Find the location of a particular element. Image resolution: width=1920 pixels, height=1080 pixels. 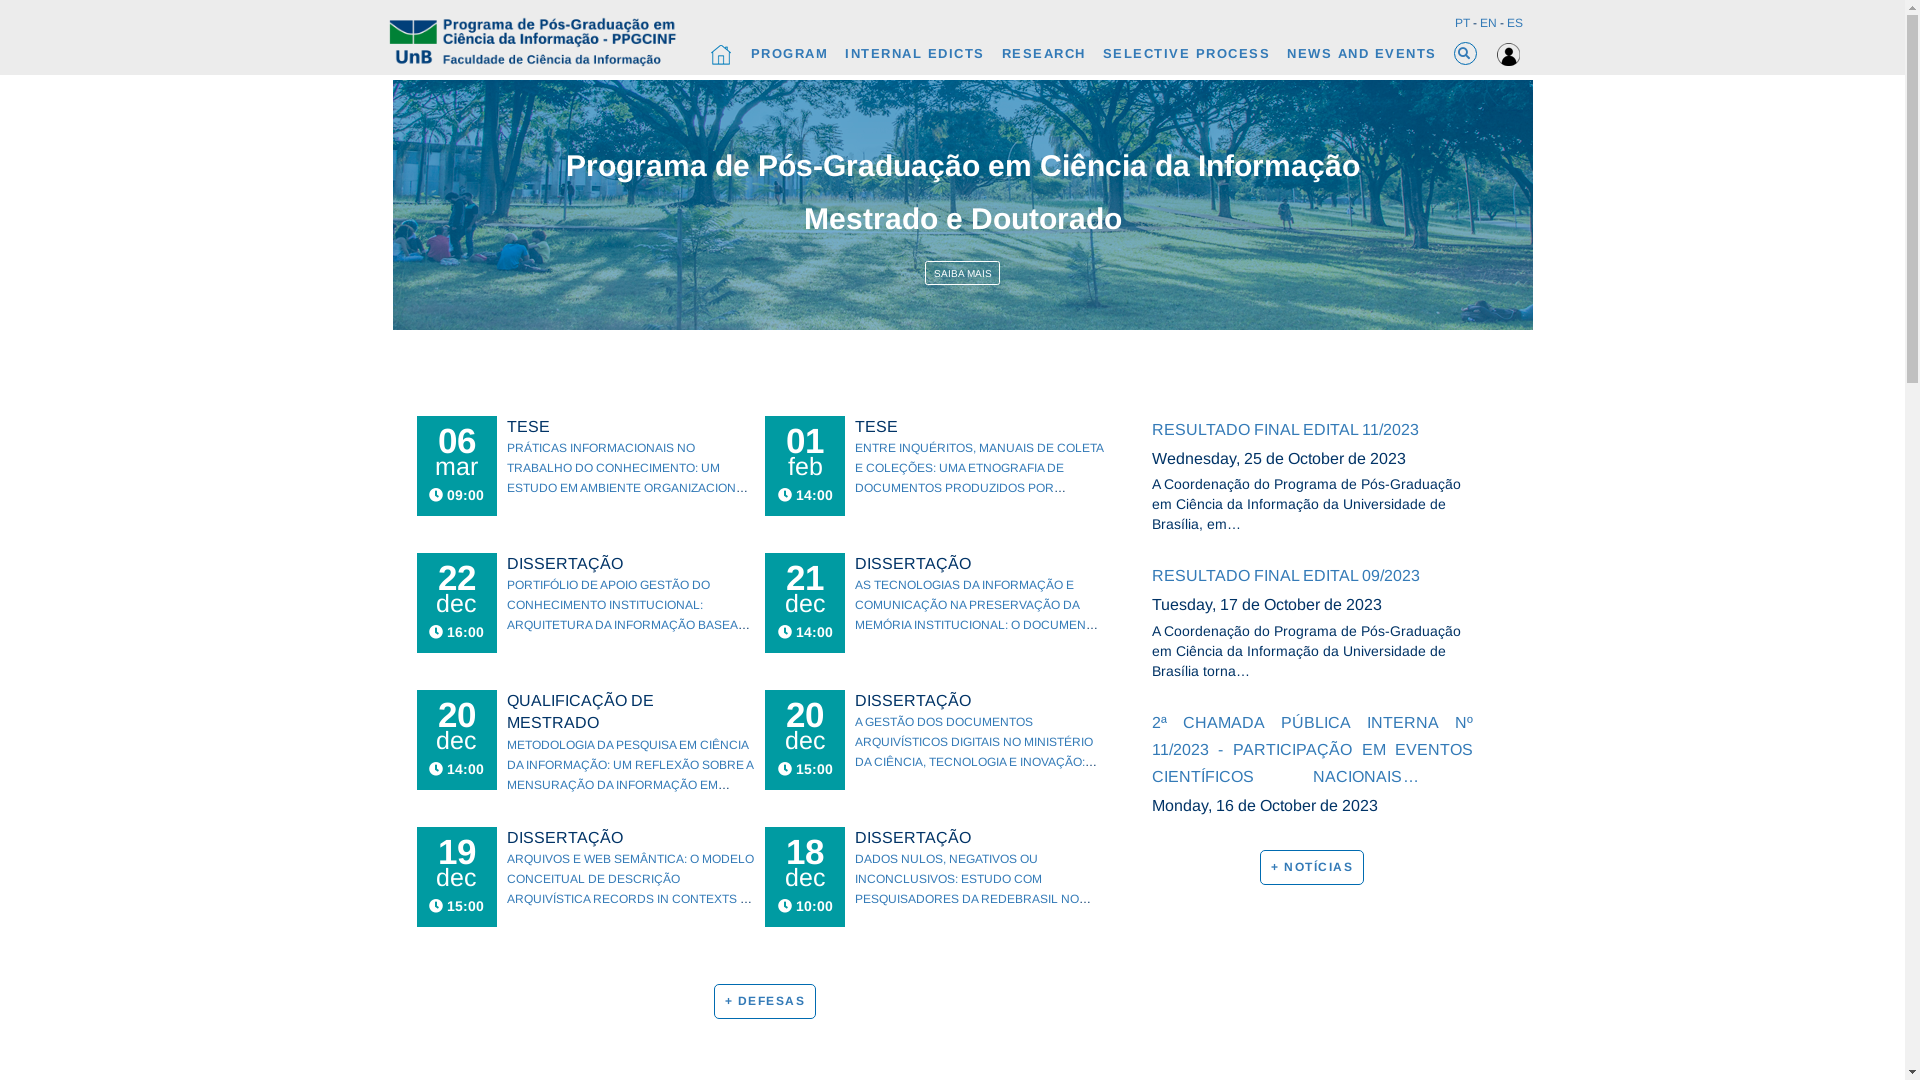

'ES' is located at coordinates (1513, 23).